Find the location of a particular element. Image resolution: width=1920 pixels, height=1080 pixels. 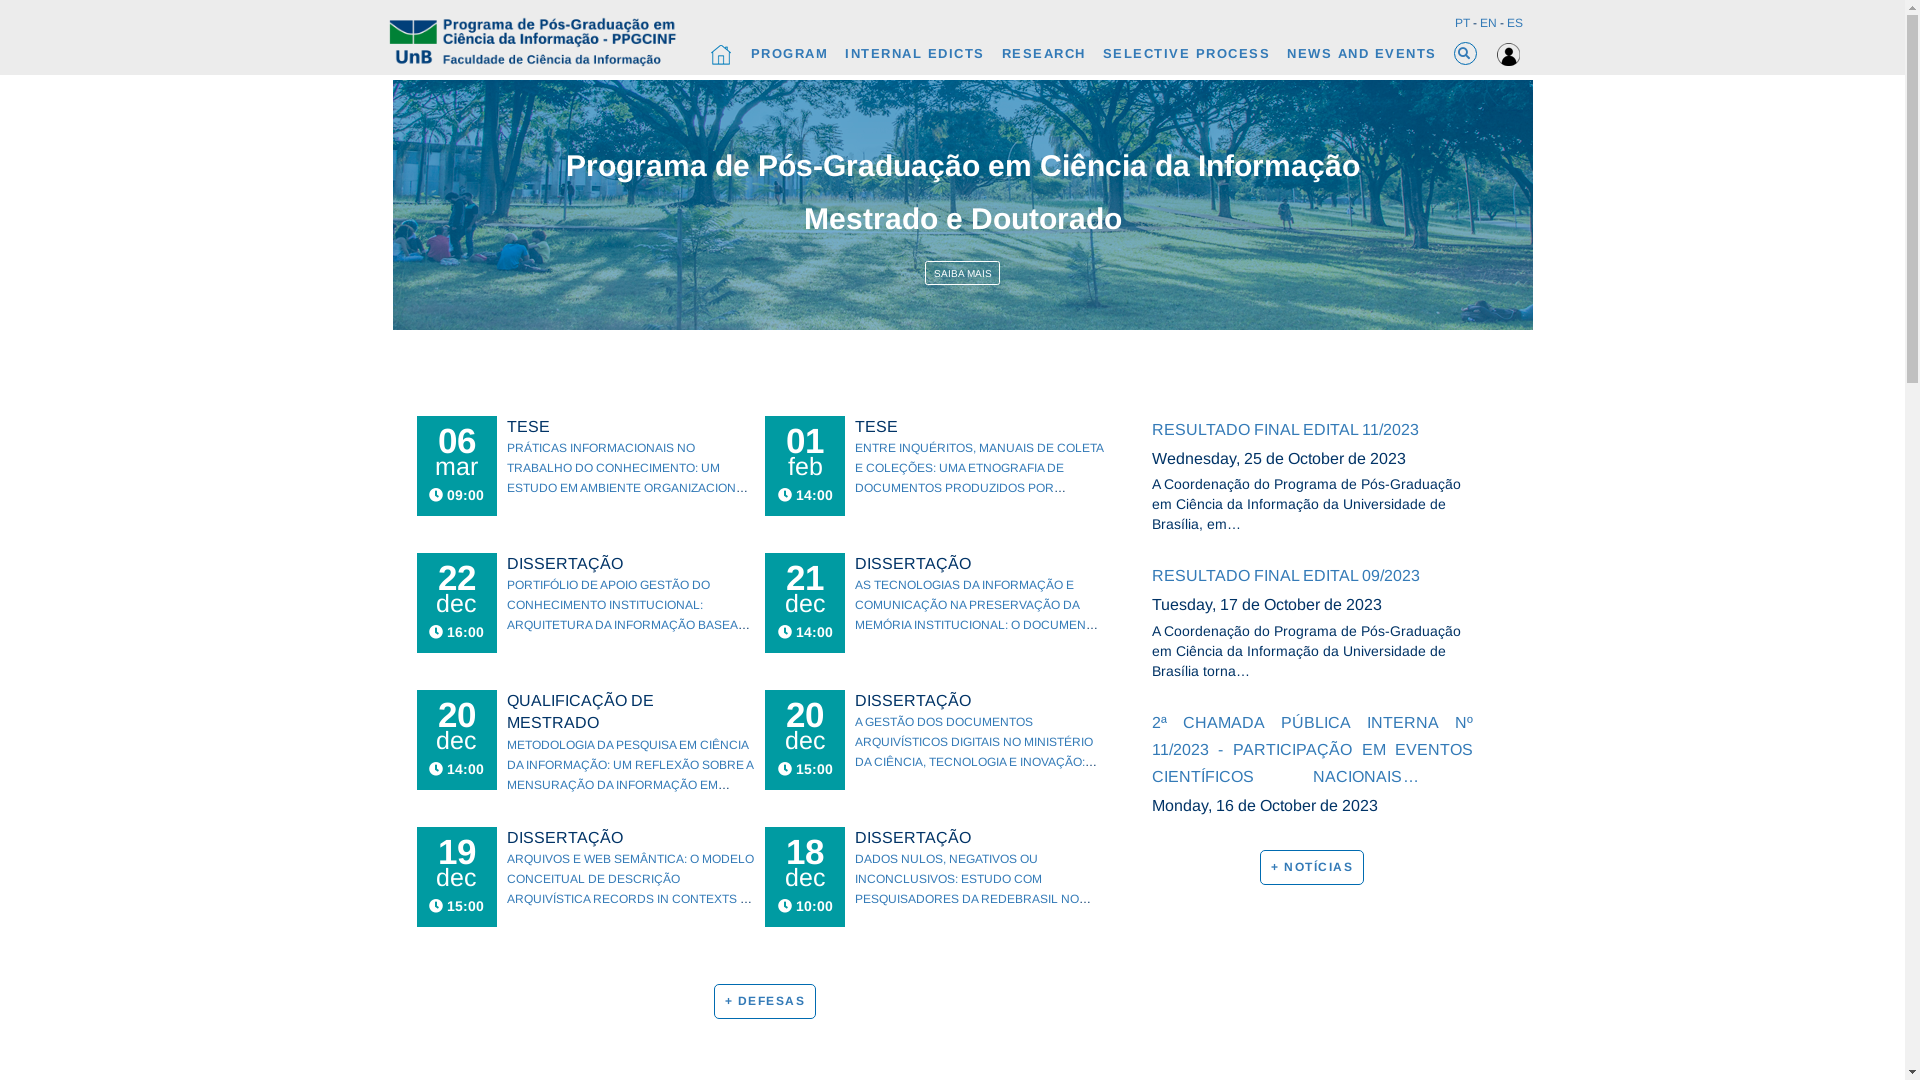

'ES' is located at coordinates (1513, 23).